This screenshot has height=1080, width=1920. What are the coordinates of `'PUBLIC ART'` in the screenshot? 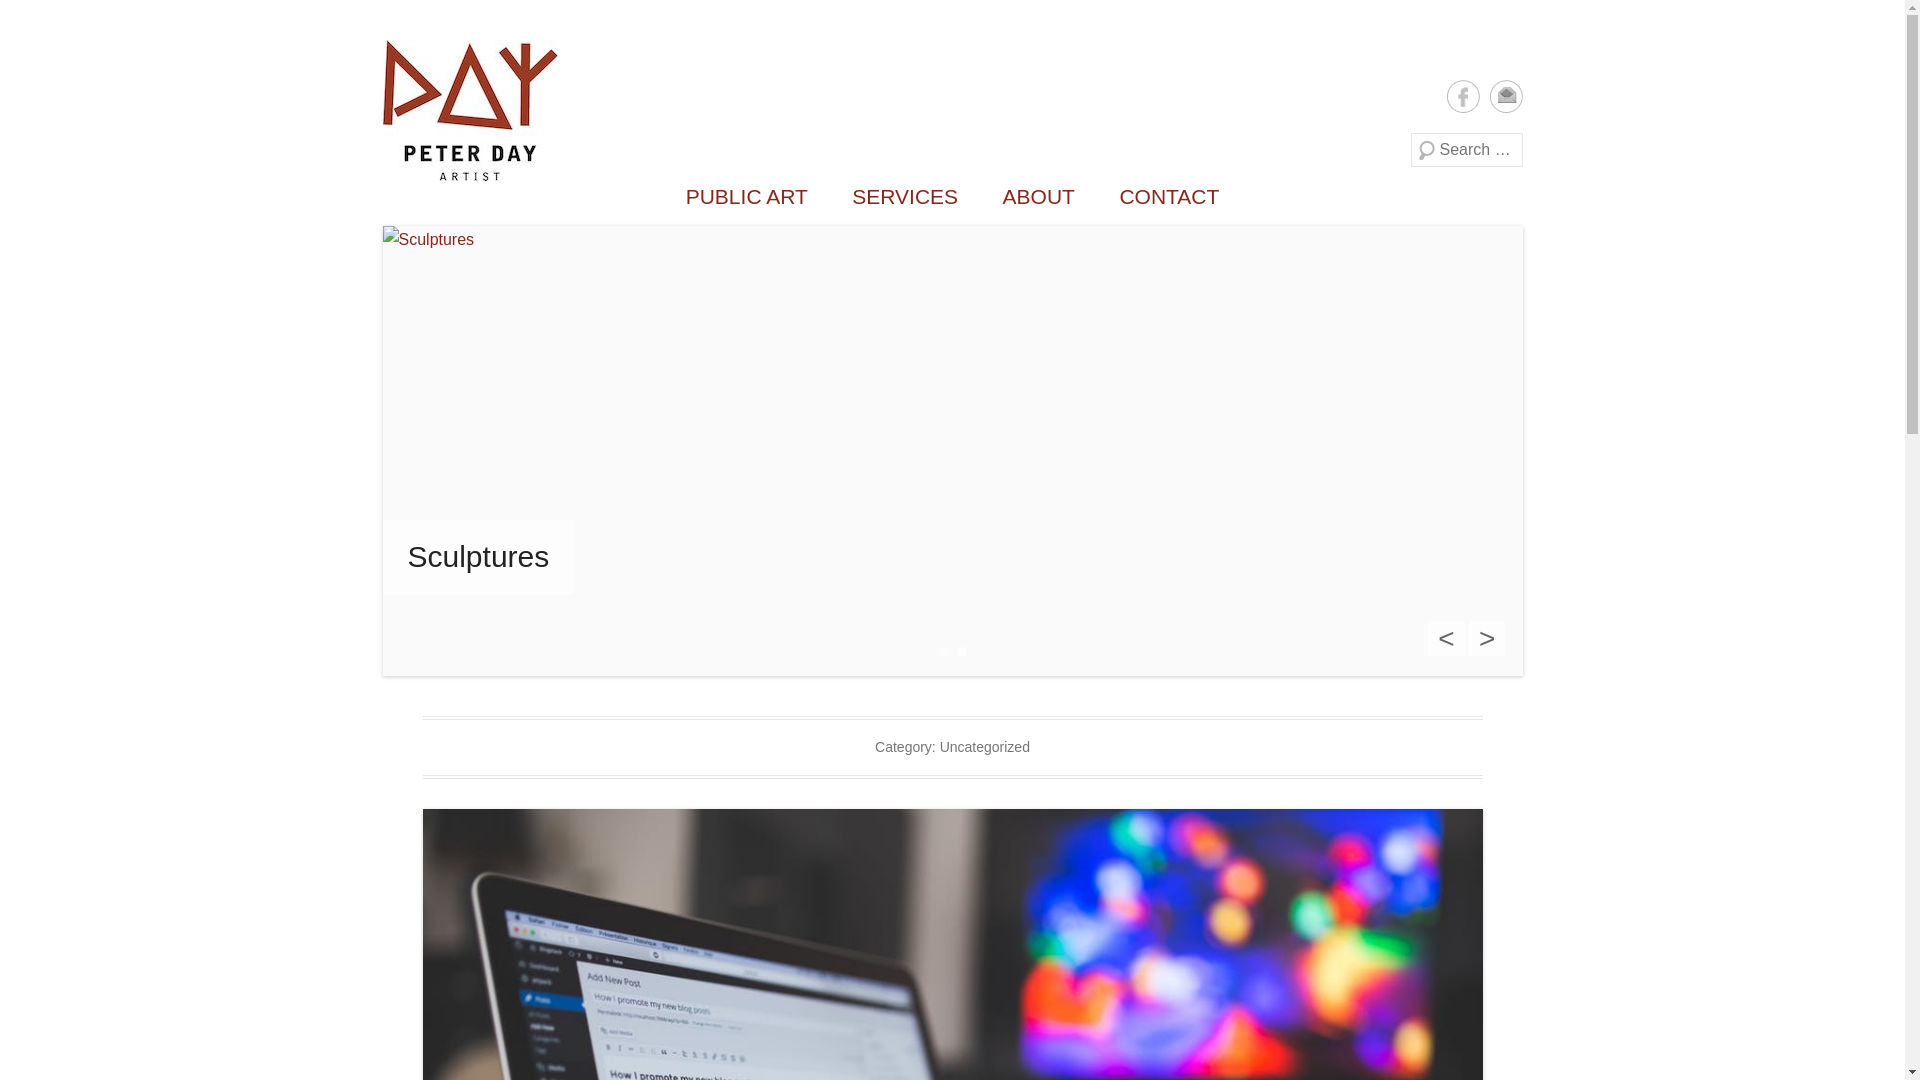 It's located at (746, 196).